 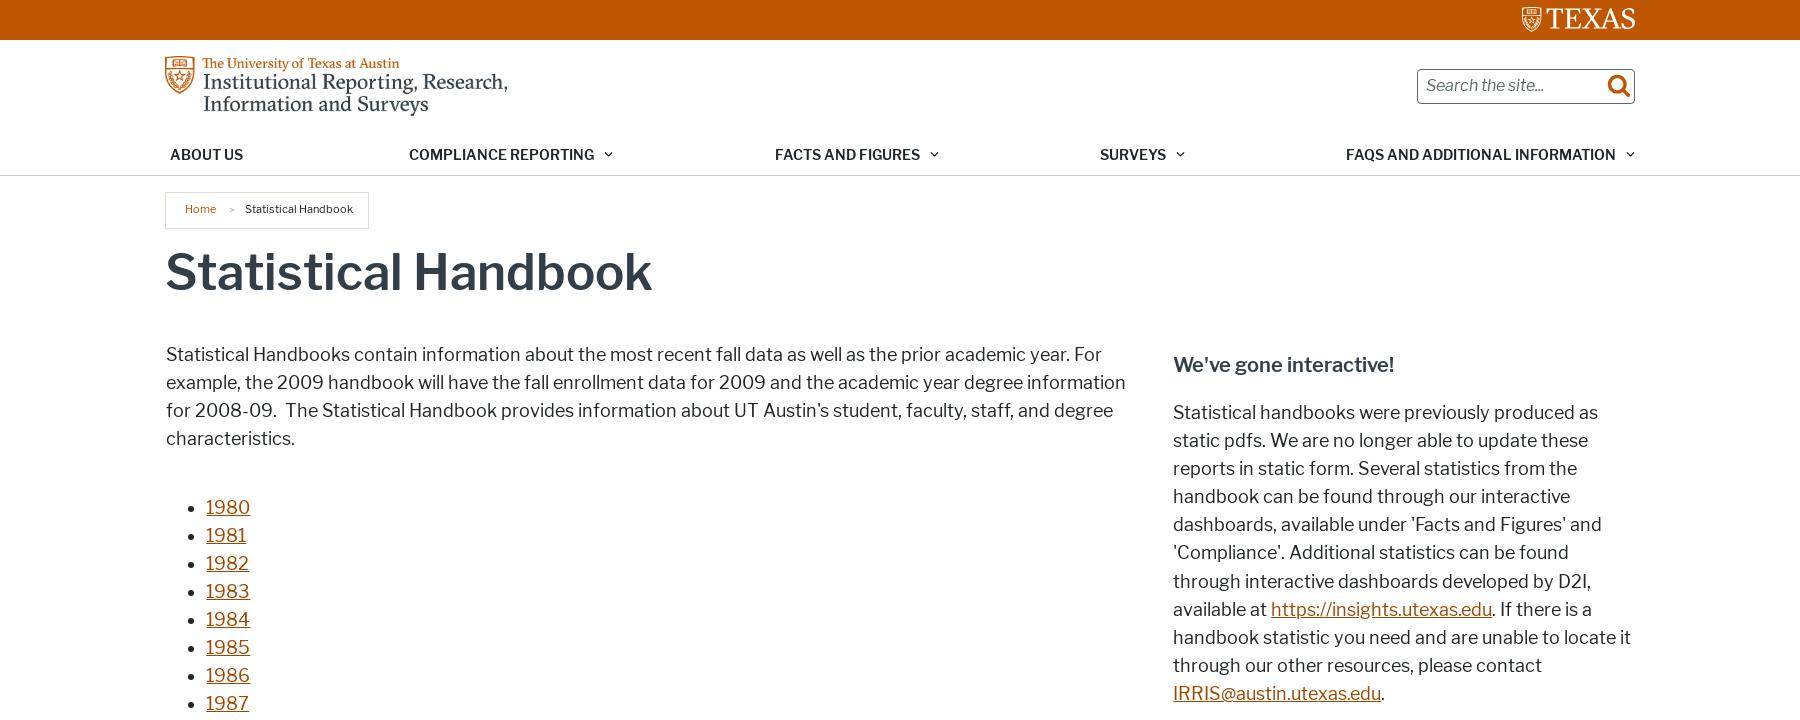 What do you see at coordinates (646, 397) in the screenshot?
I see `'Statistical Handbooks contain information about the most recent fall data as well as the prior academic year. For example, the 2009 handbook will have the fall enrollment data for 2009 and the academic year degree information for 2008-09.  The Statistical Handbook provides information about UT Austin's student, faculty, staff, and degree characteristics.'` at bounding box center [646, 397].